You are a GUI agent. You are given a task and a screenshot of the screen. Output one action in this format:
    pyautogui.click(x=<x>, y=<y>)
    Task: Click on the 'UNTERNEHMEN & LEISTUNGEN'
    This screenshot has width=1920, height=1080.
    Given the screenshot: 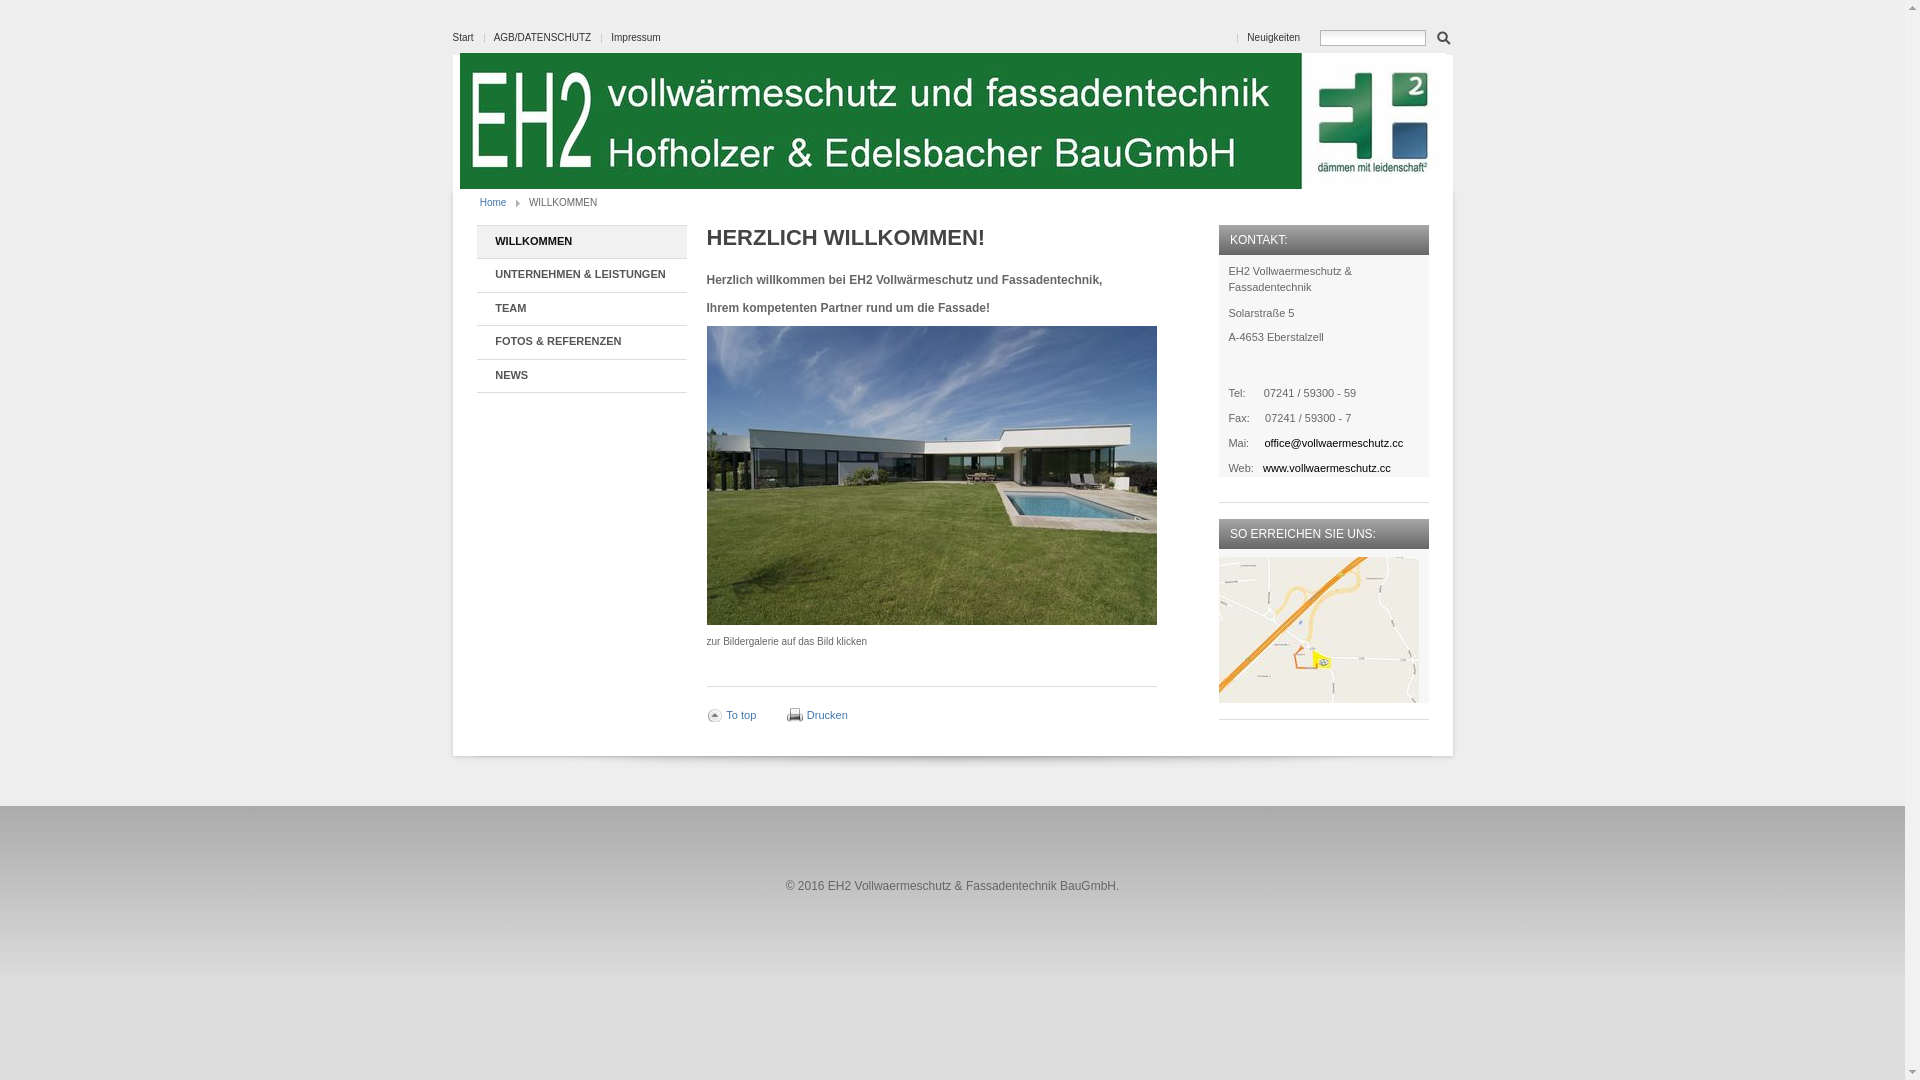 What is the action you would take?
    pyautogui.click(x=579, y=275)
    